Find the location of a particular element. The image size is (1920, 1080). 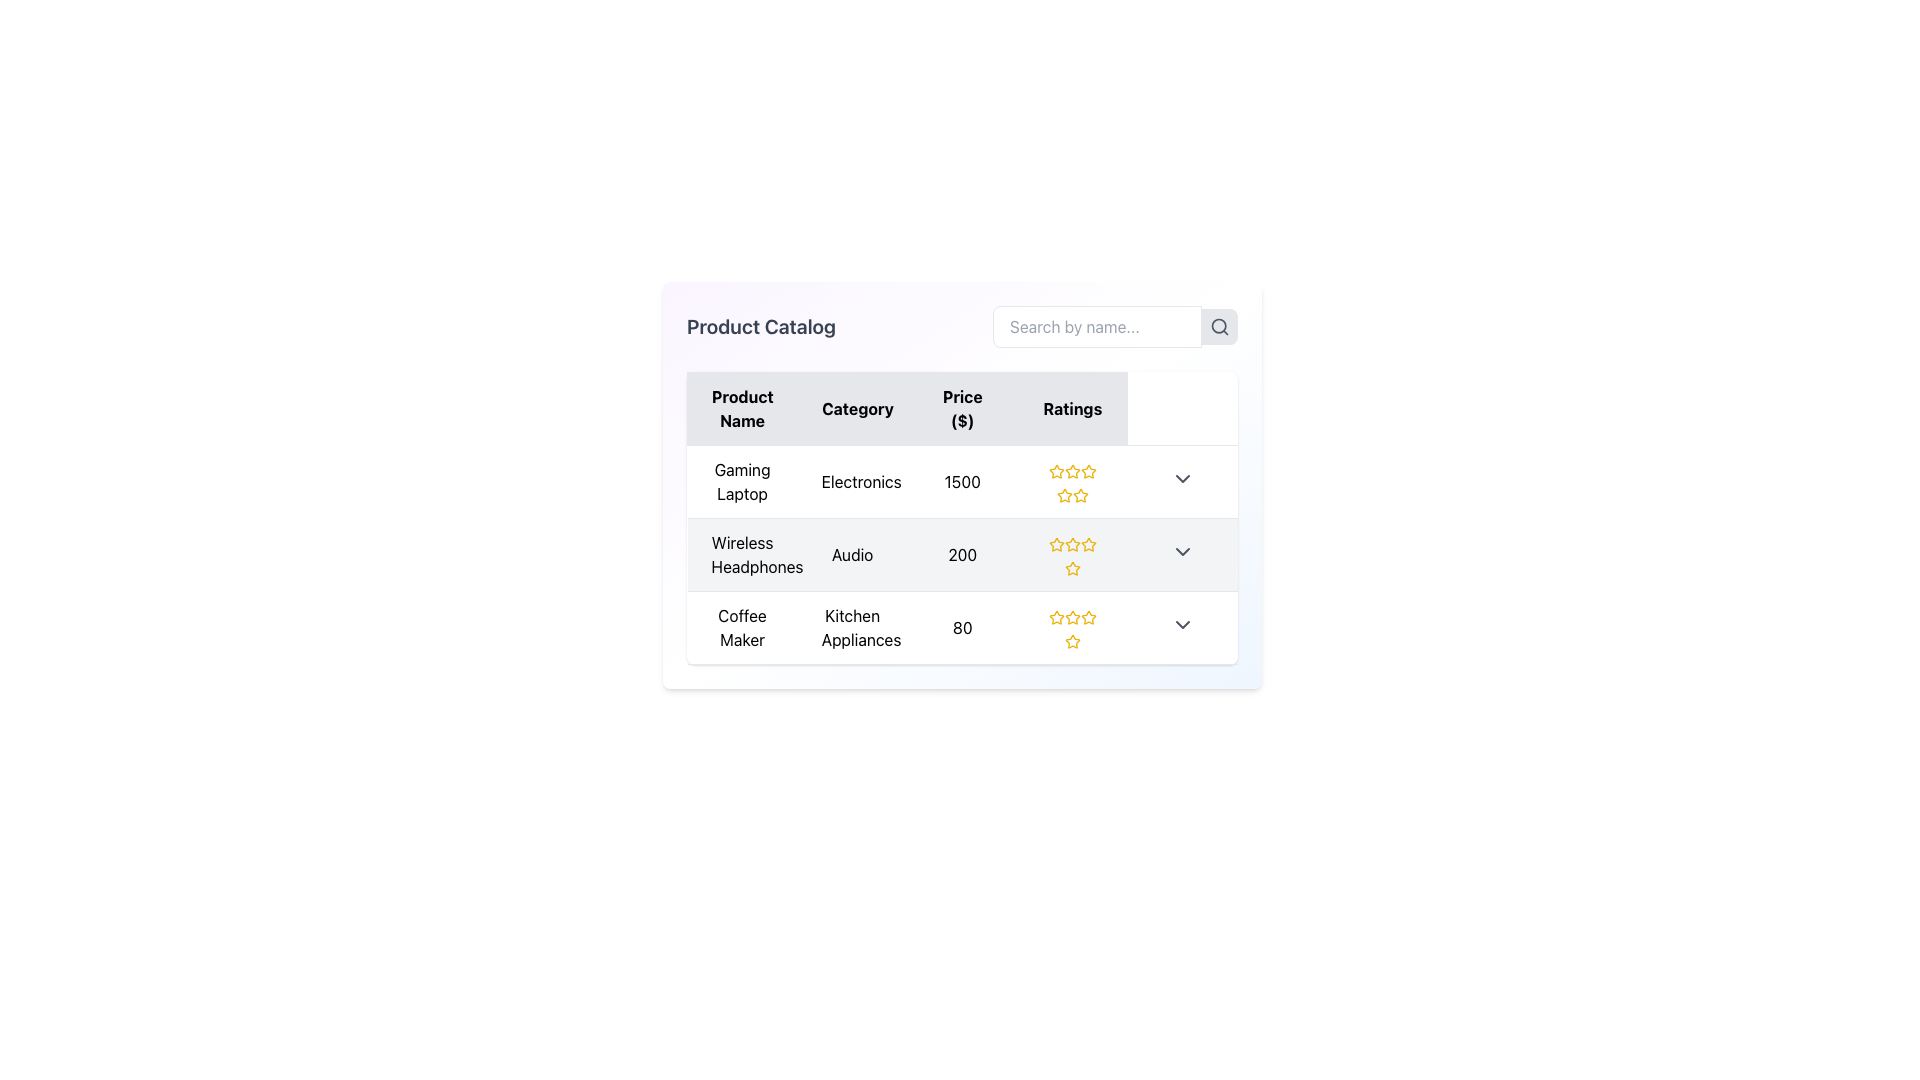

the third yellow star icon in the Ratings column of the third row for the Coffee Maker product is located at coordinates (1071, 616).